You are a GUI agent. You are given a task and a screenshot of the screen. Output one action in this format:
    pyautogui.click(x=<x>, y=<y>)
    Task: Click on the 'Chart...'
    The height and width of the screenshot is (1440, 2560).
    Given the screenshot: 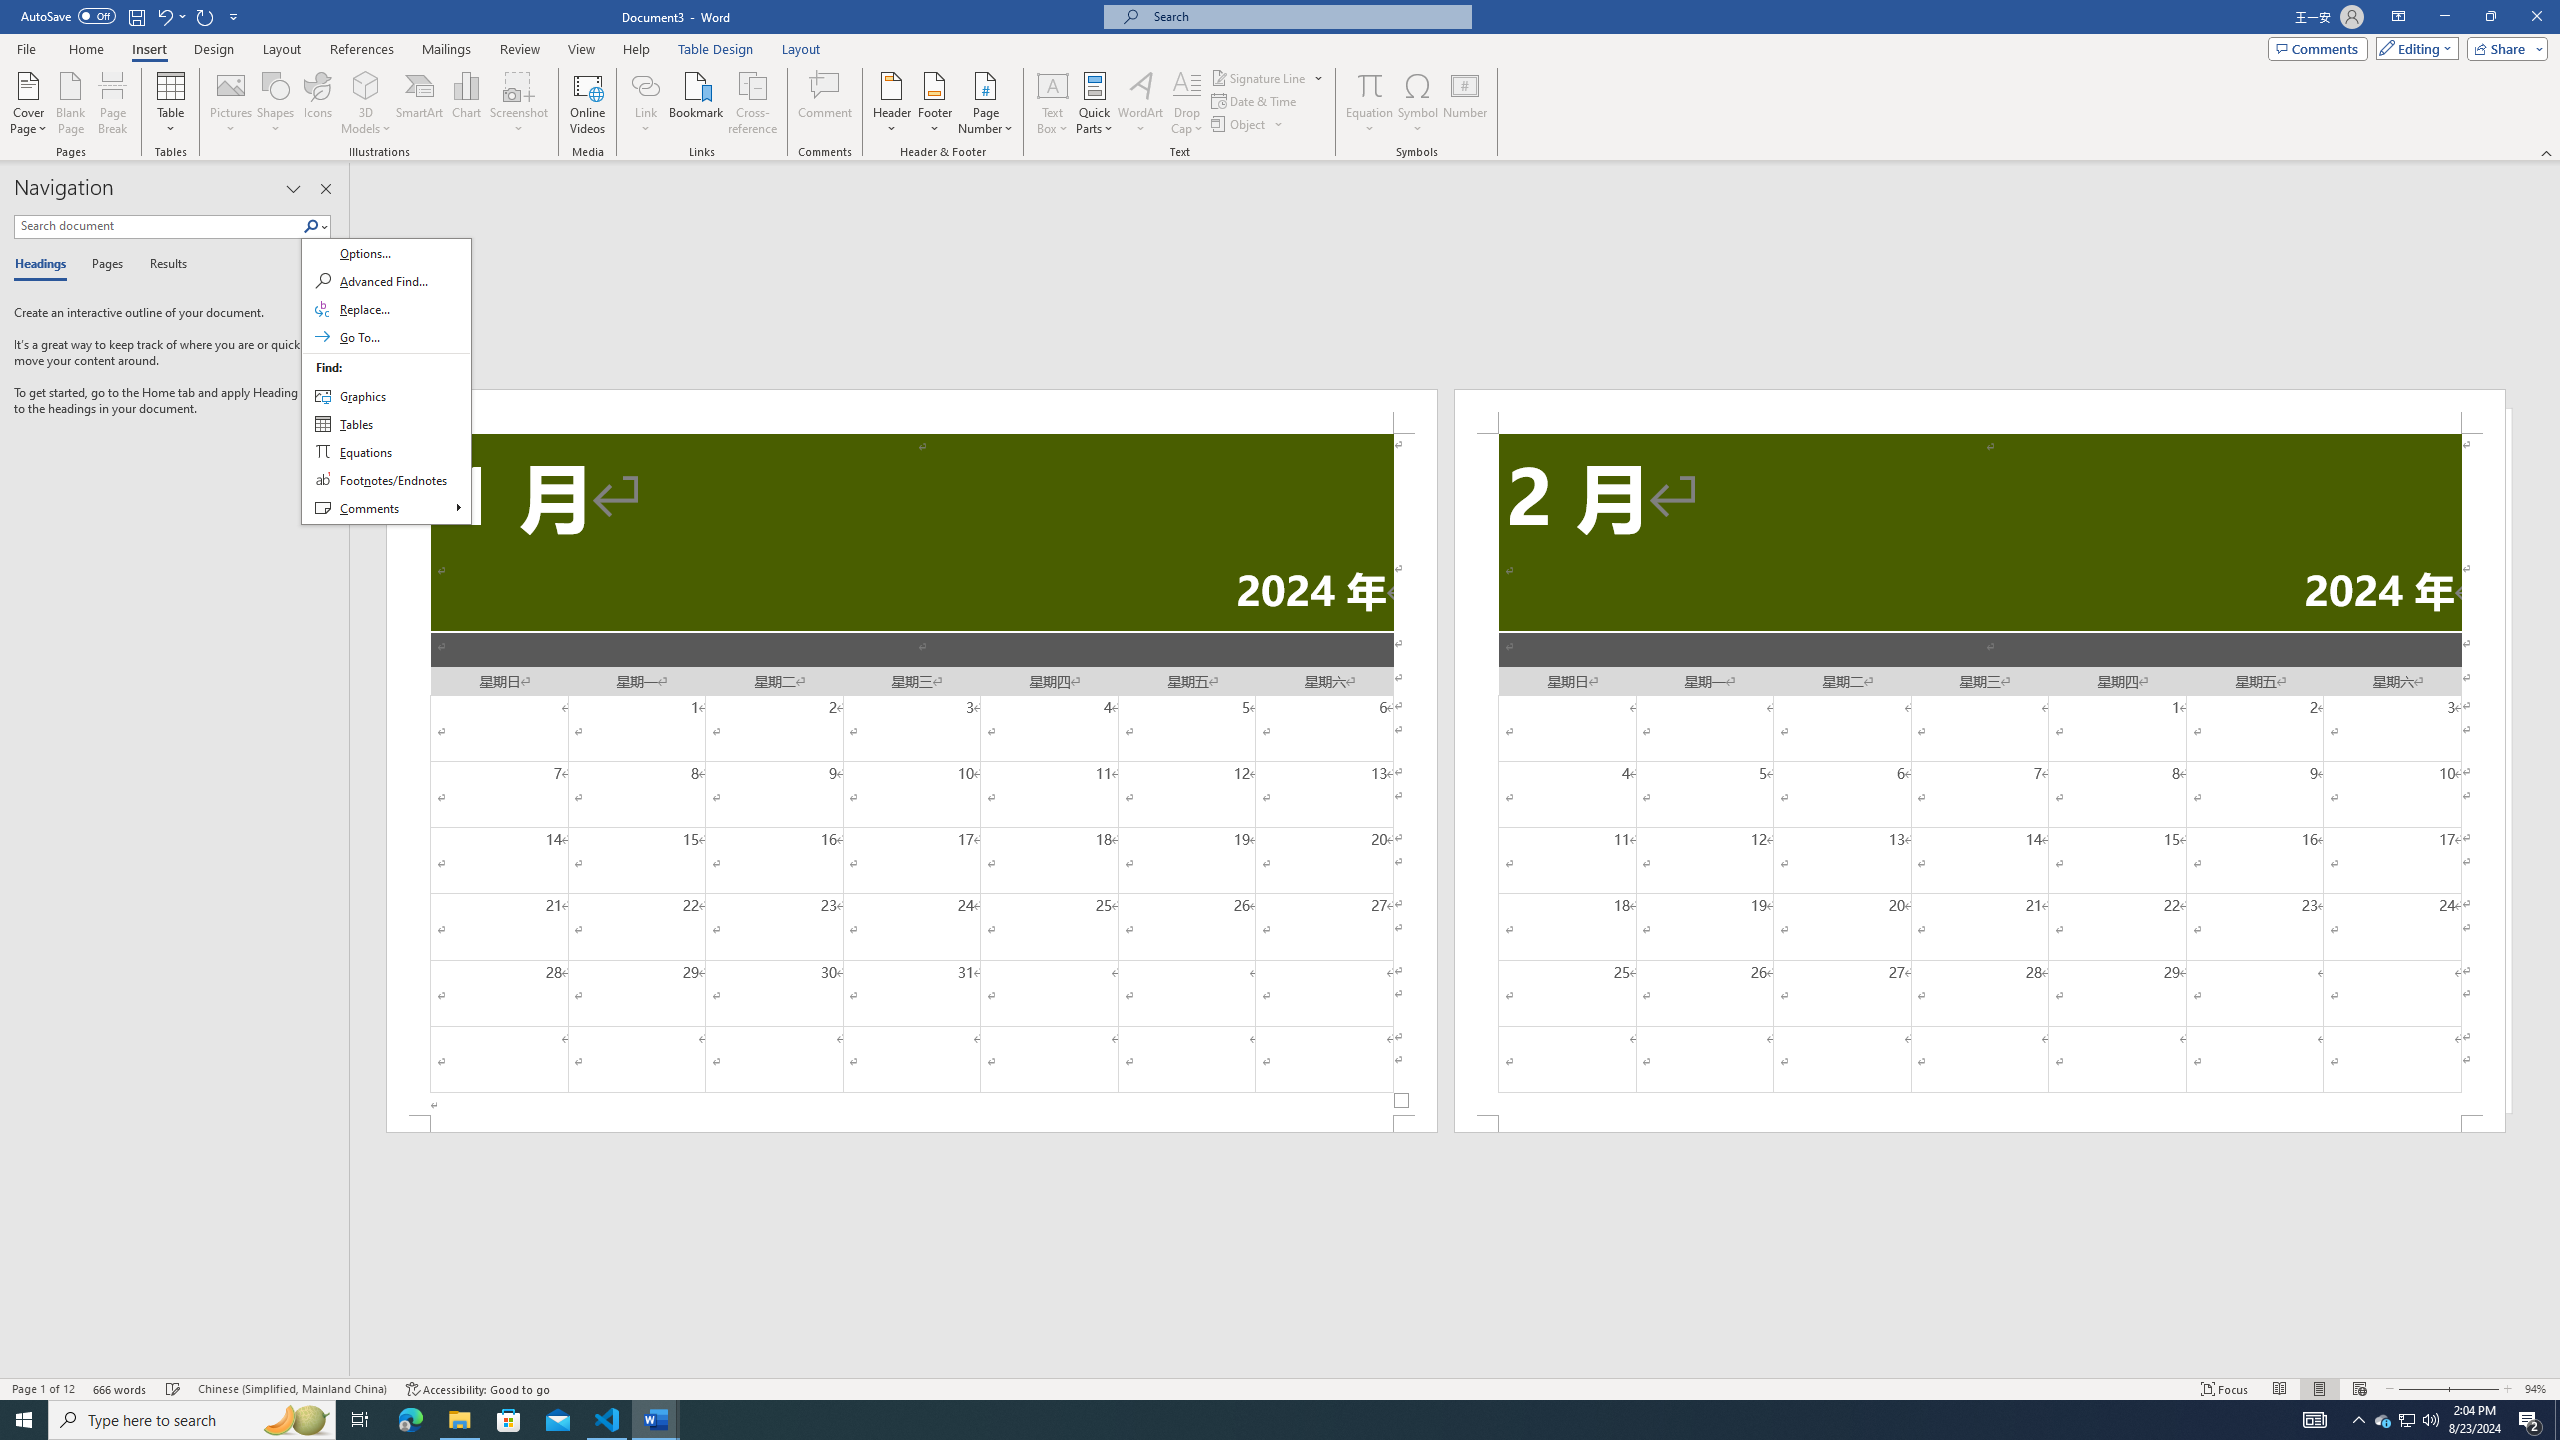 What is the action you would take?
    pyautogui.click(x=466, y=103)
    